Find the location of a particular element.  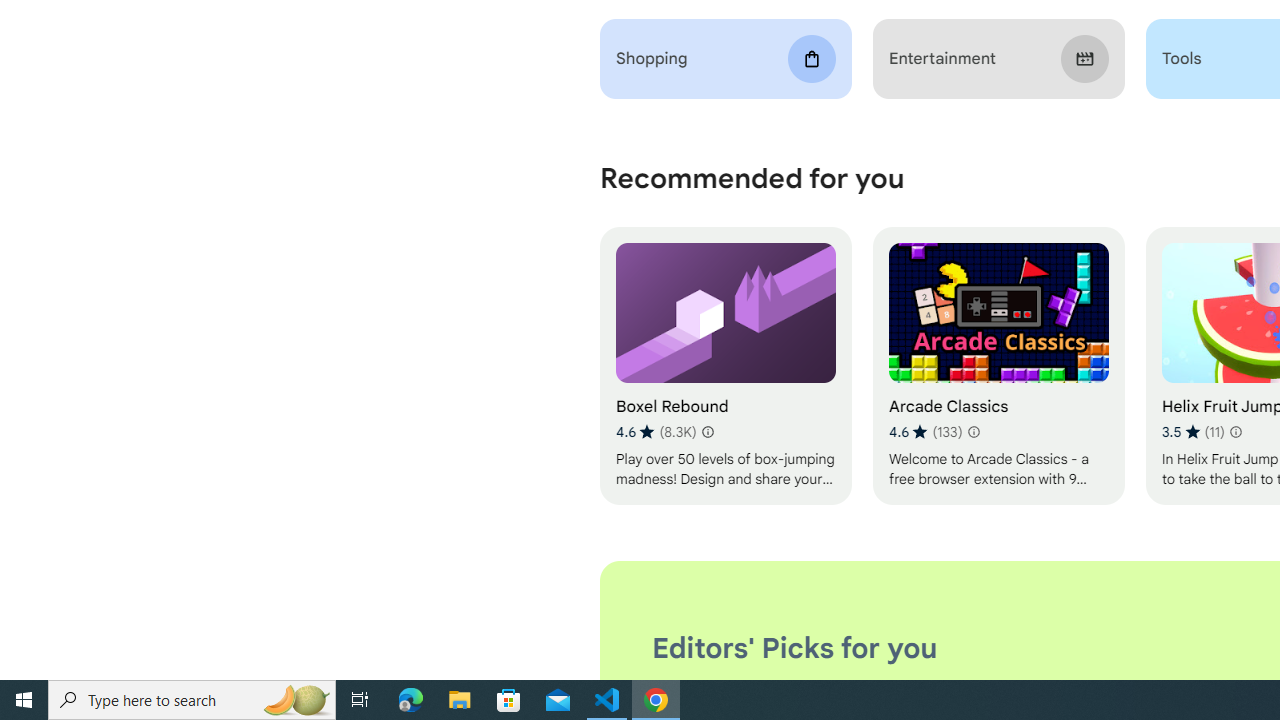

'Arcade Classics' is located at coordinates (998, 366).